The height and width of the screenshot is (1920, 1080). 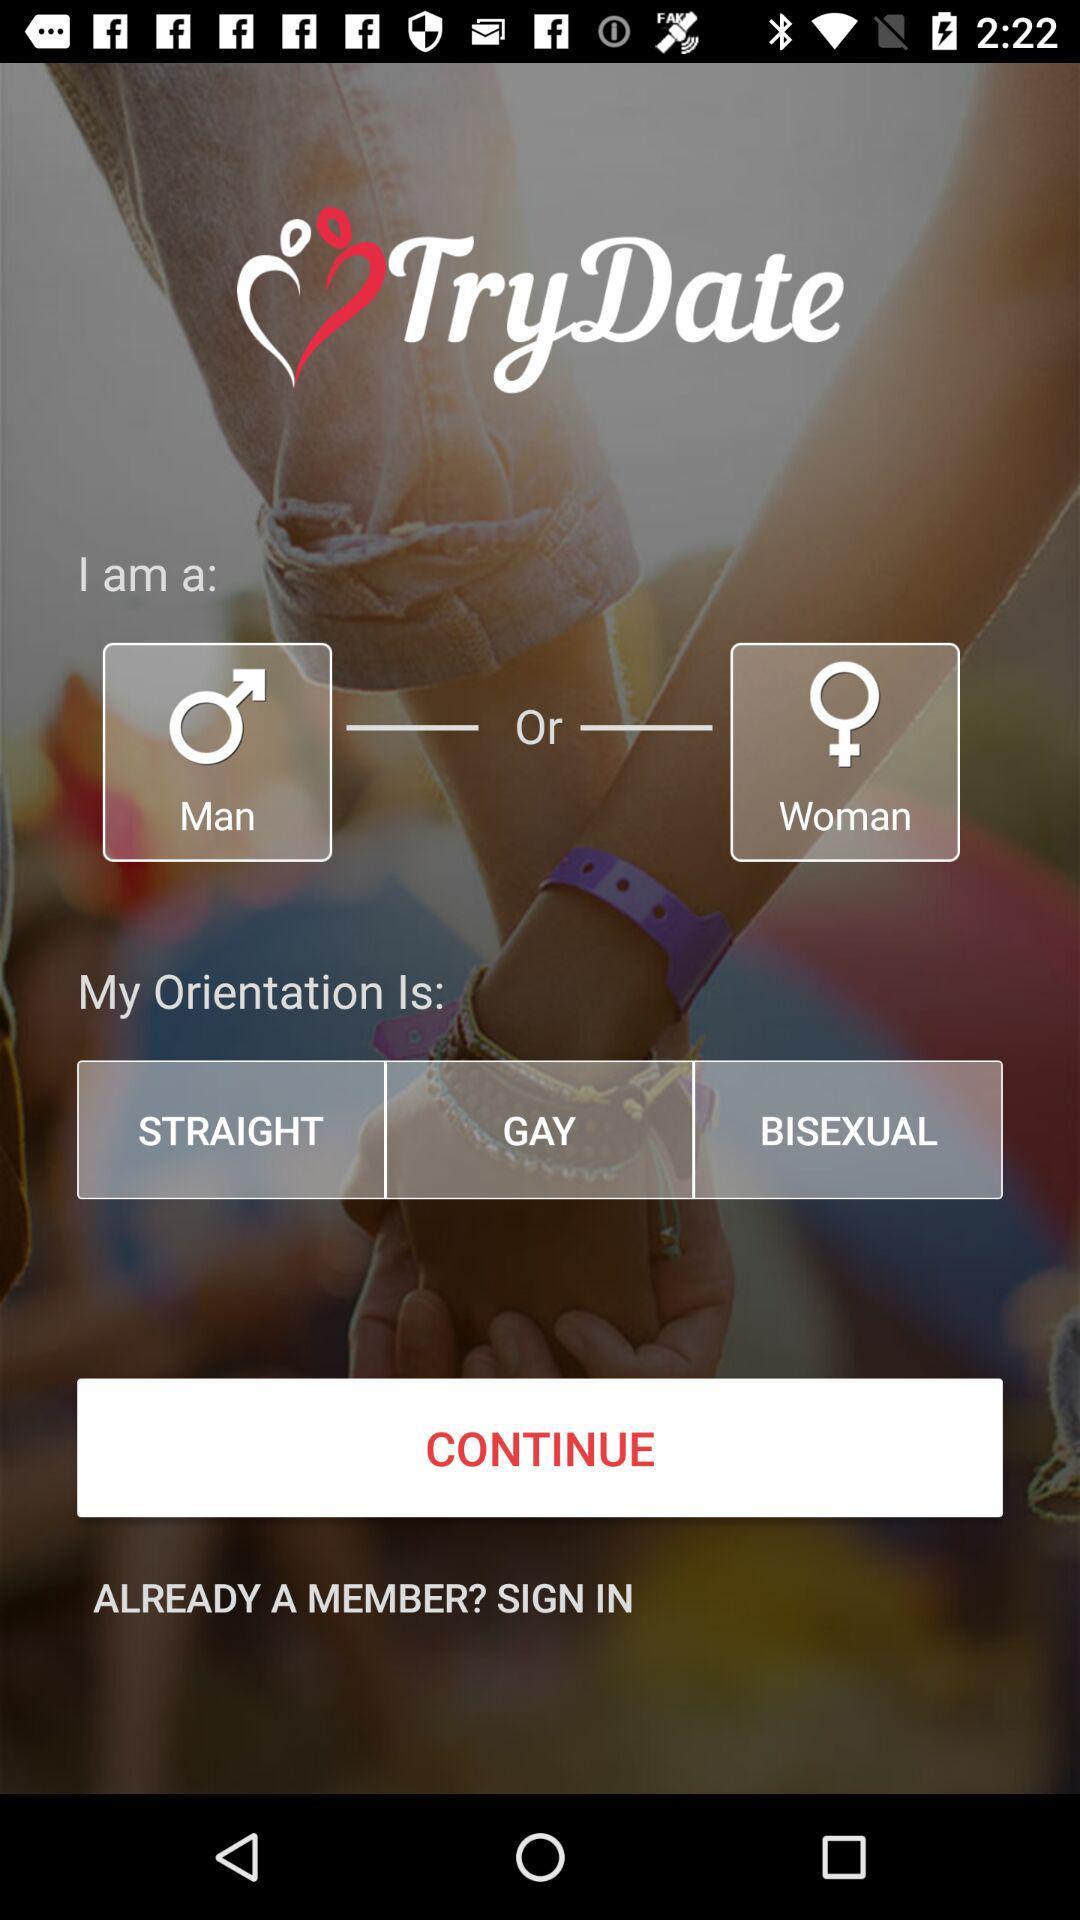 I want to click on give the information about your gender, so click(x=845, y=751).